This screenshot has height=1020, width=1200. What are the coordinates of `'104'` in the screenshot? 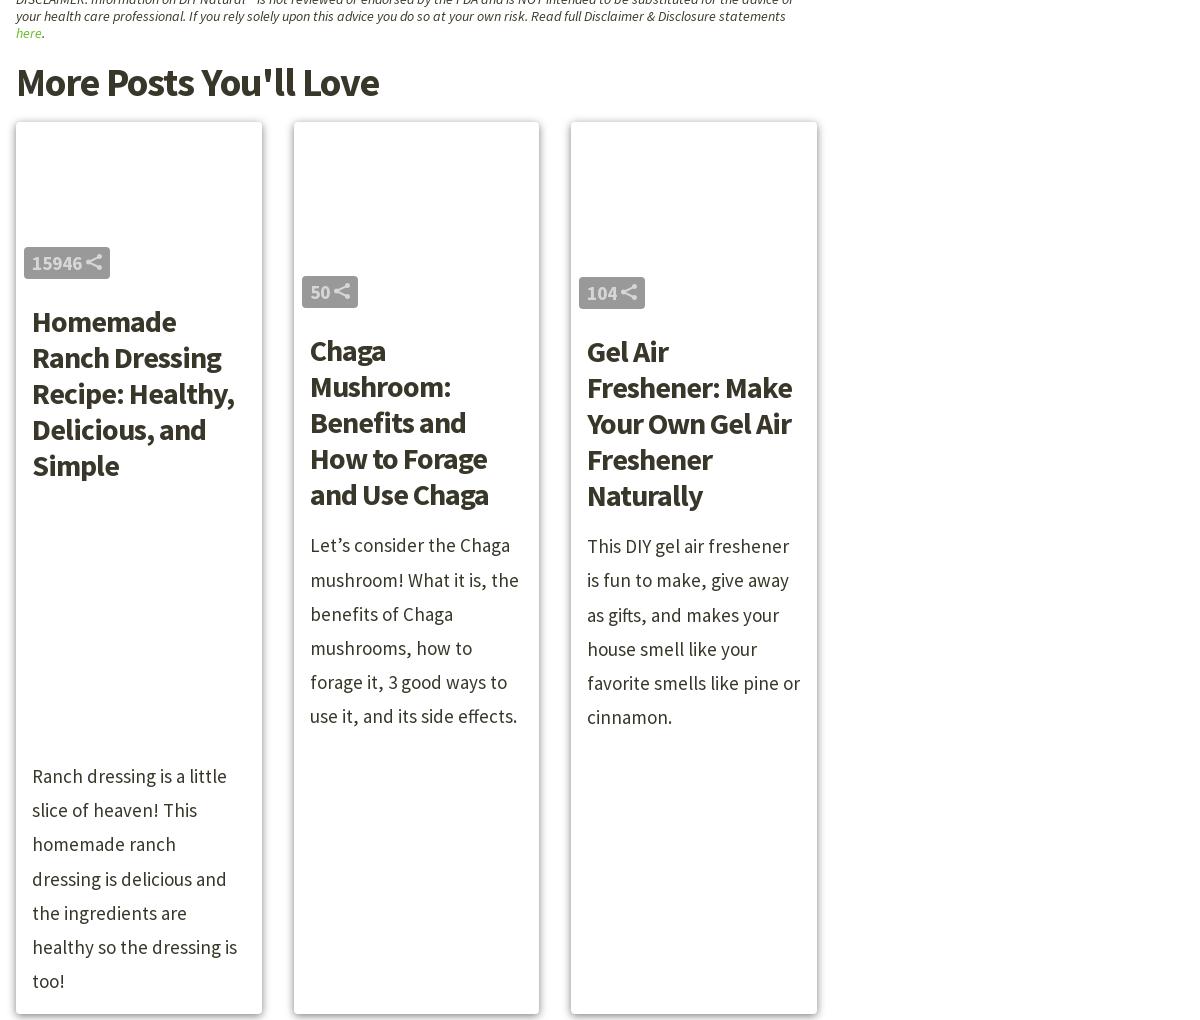 It's located at (602, 292).